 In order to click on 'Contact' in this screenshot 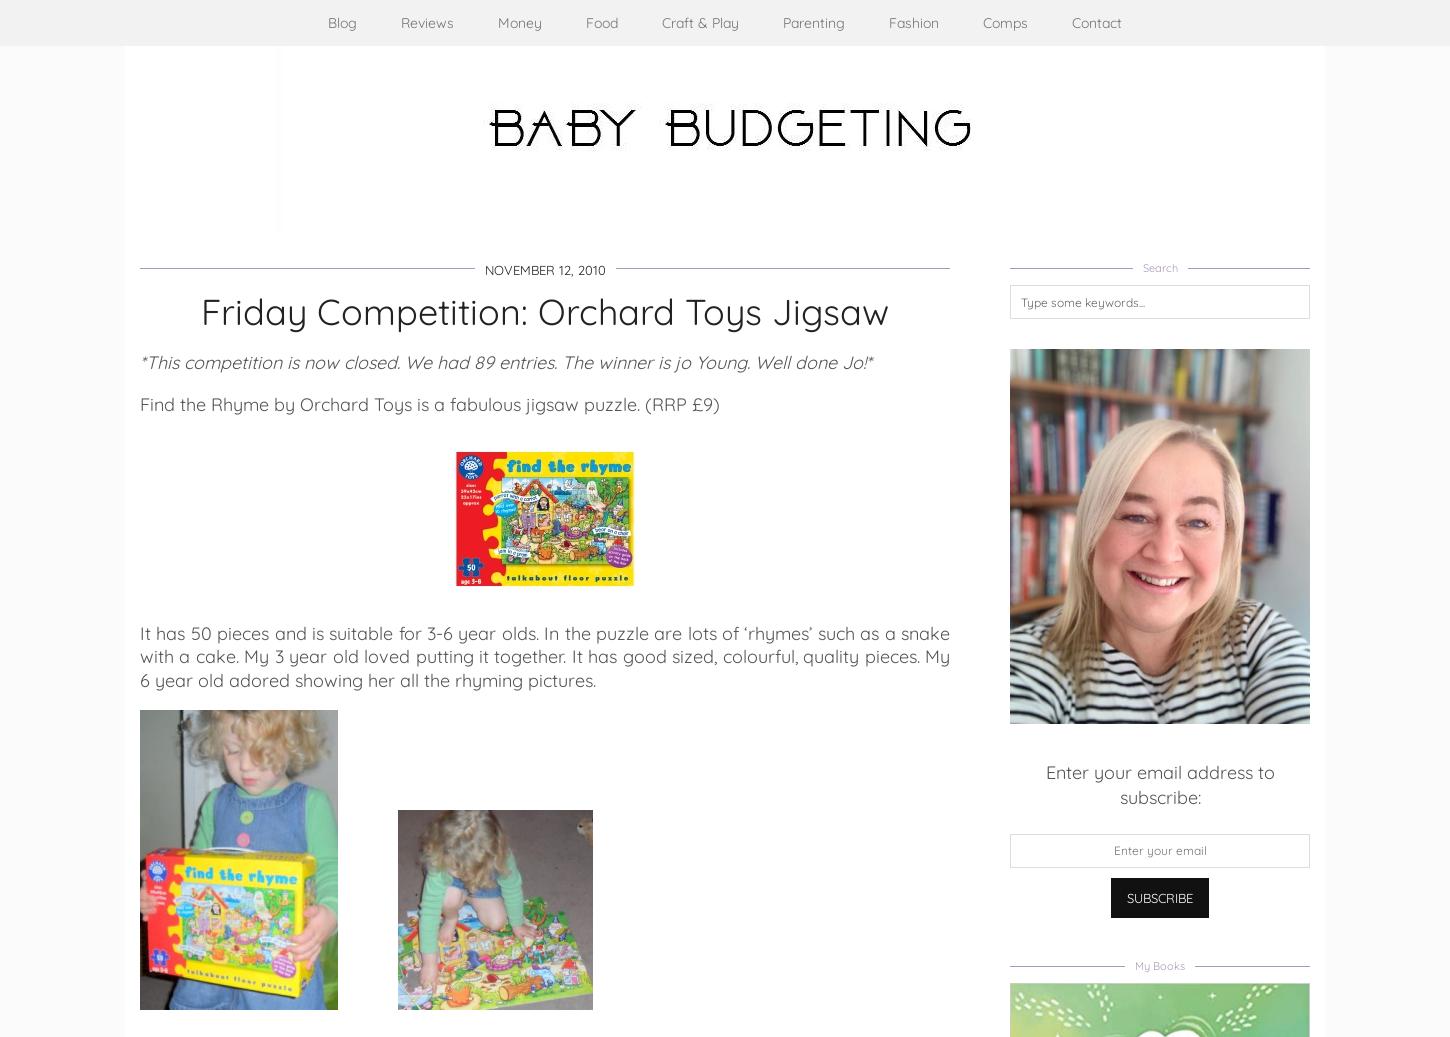, I will do `click(1096, 22)`.